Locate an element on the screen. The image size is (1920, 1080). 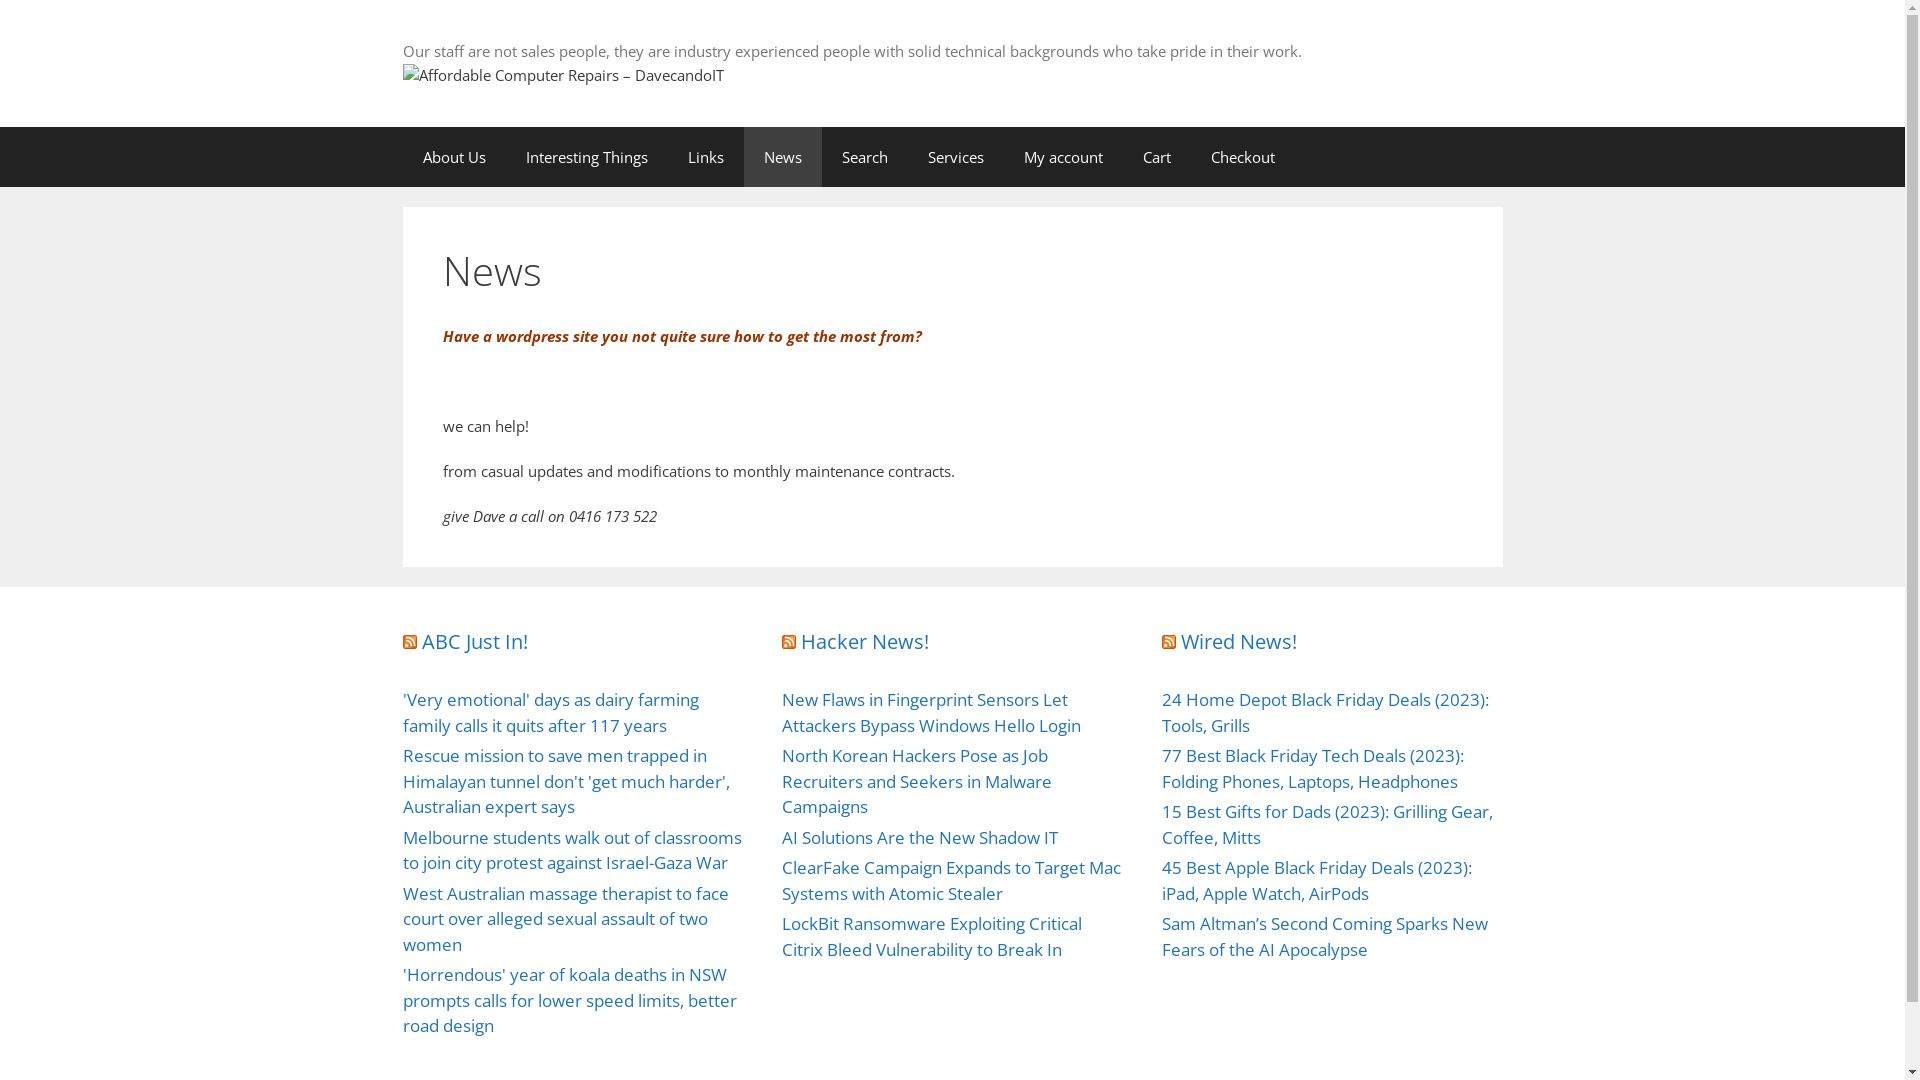
'24 Home Depot Black Friday Deals (2023): Tools, Grills' is located at coordinates (1325, 711).